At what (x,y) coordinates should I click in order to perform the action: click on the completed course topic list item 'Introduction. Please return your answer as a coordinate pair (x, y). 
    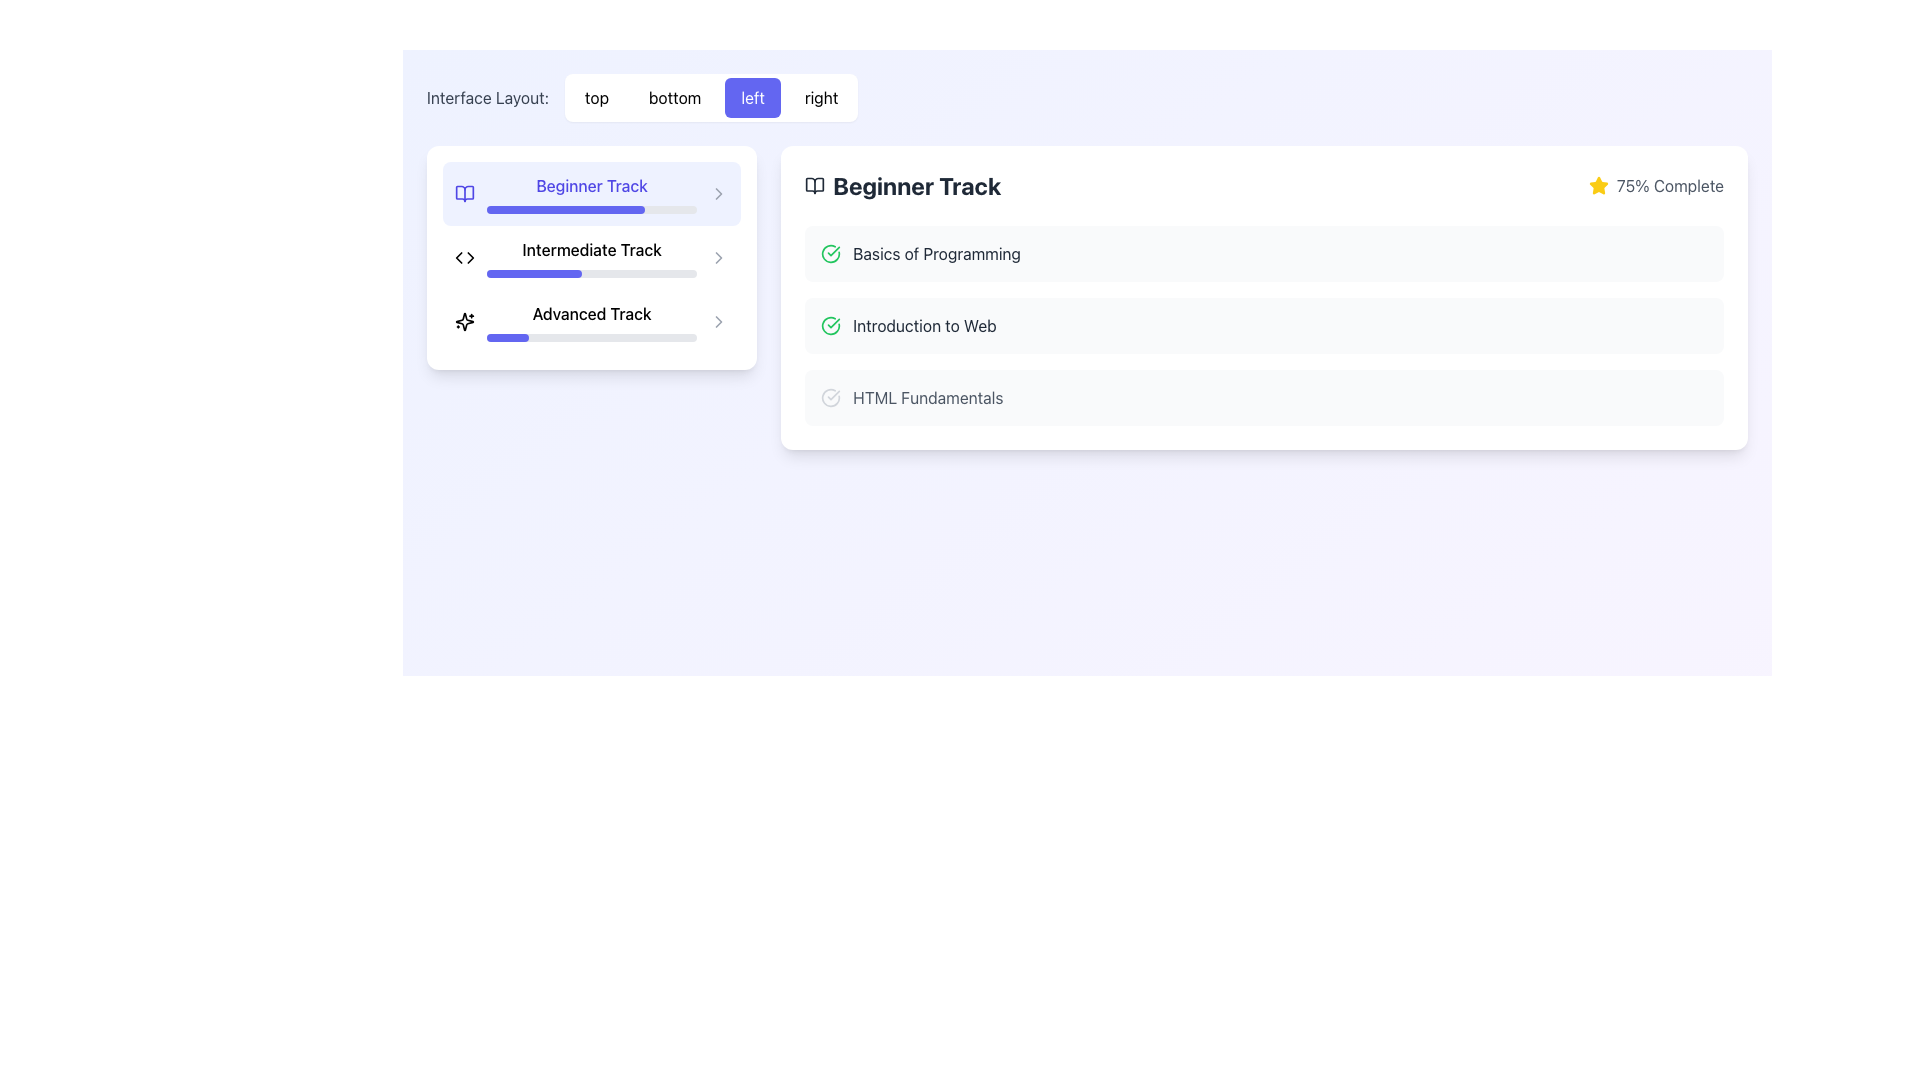
    Looking at the image, I should click on (1263, 325).